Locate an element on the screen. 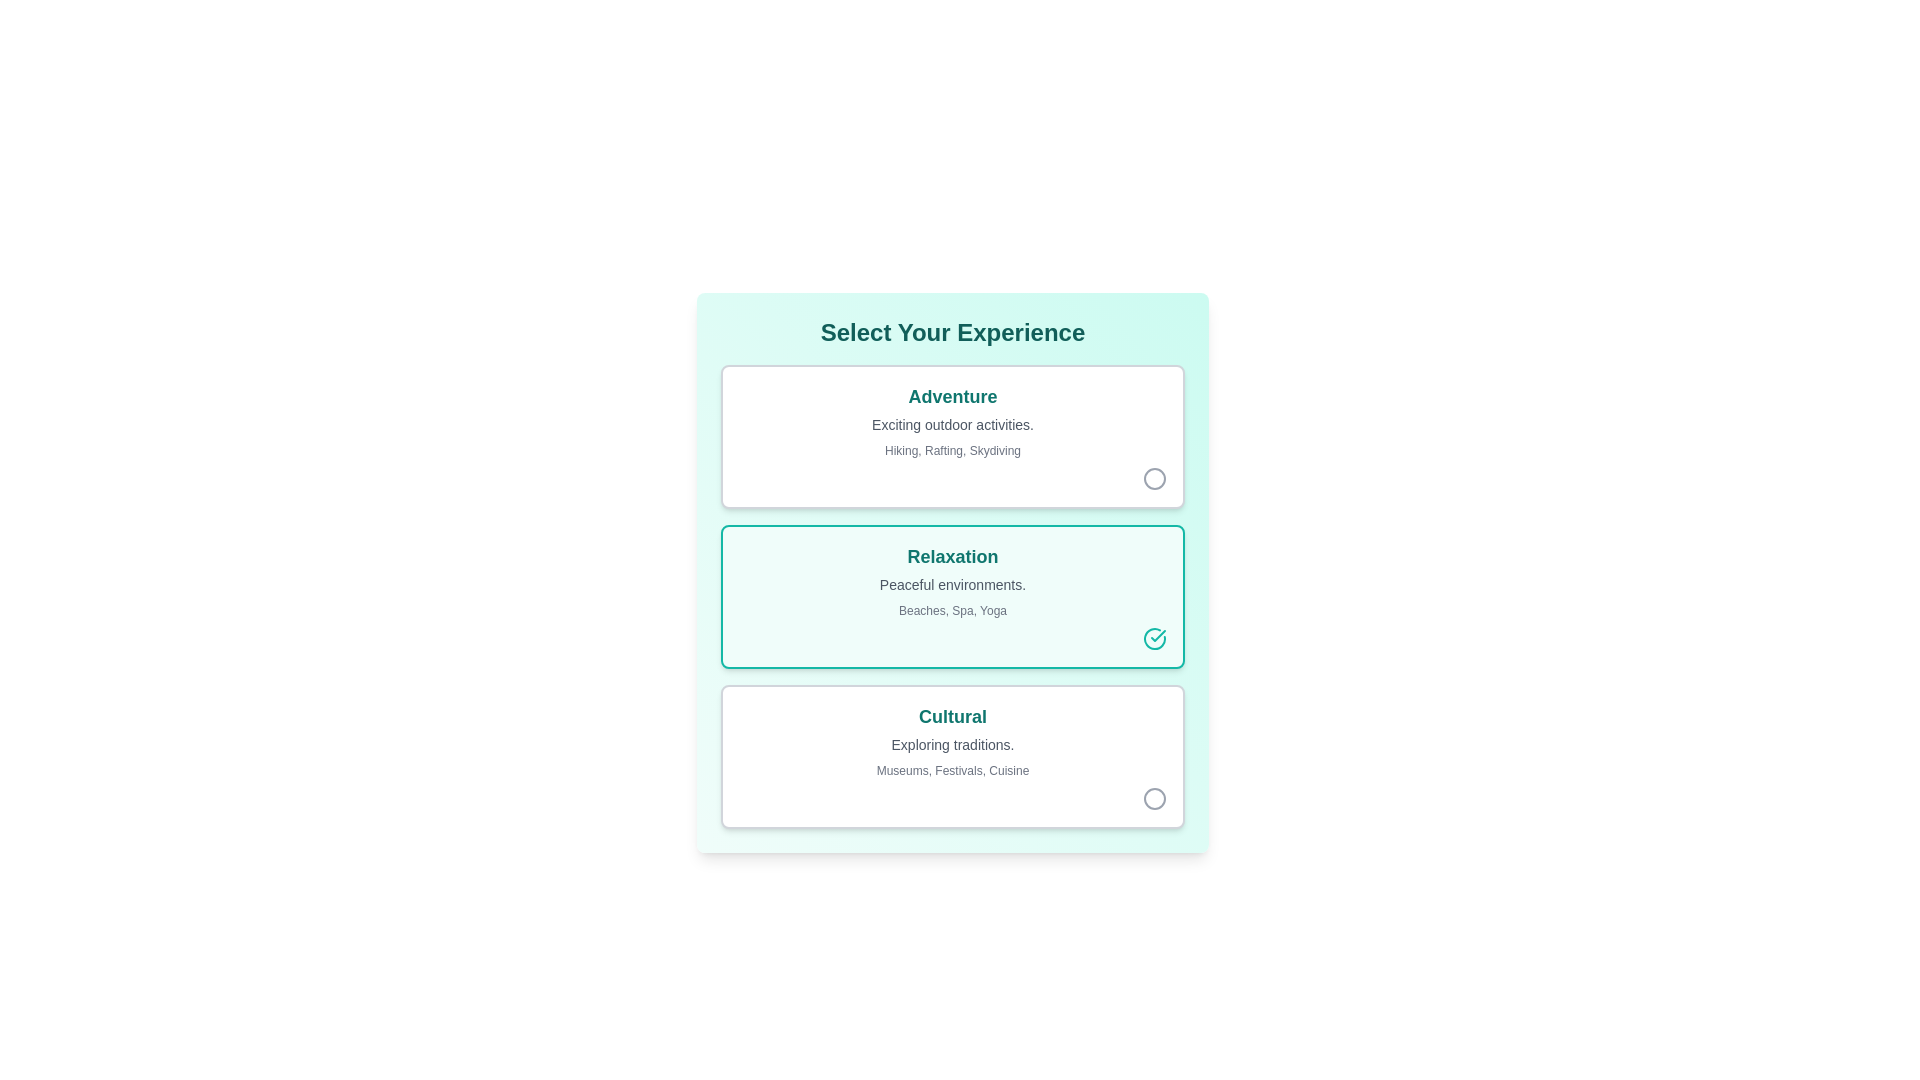 The width and height of the screenshot is (1920, 1080). the label with the text 'Adventure' displayed in large, bold teal green font, positioned at the top of a white rounded card is located at coordinates (952, 397).